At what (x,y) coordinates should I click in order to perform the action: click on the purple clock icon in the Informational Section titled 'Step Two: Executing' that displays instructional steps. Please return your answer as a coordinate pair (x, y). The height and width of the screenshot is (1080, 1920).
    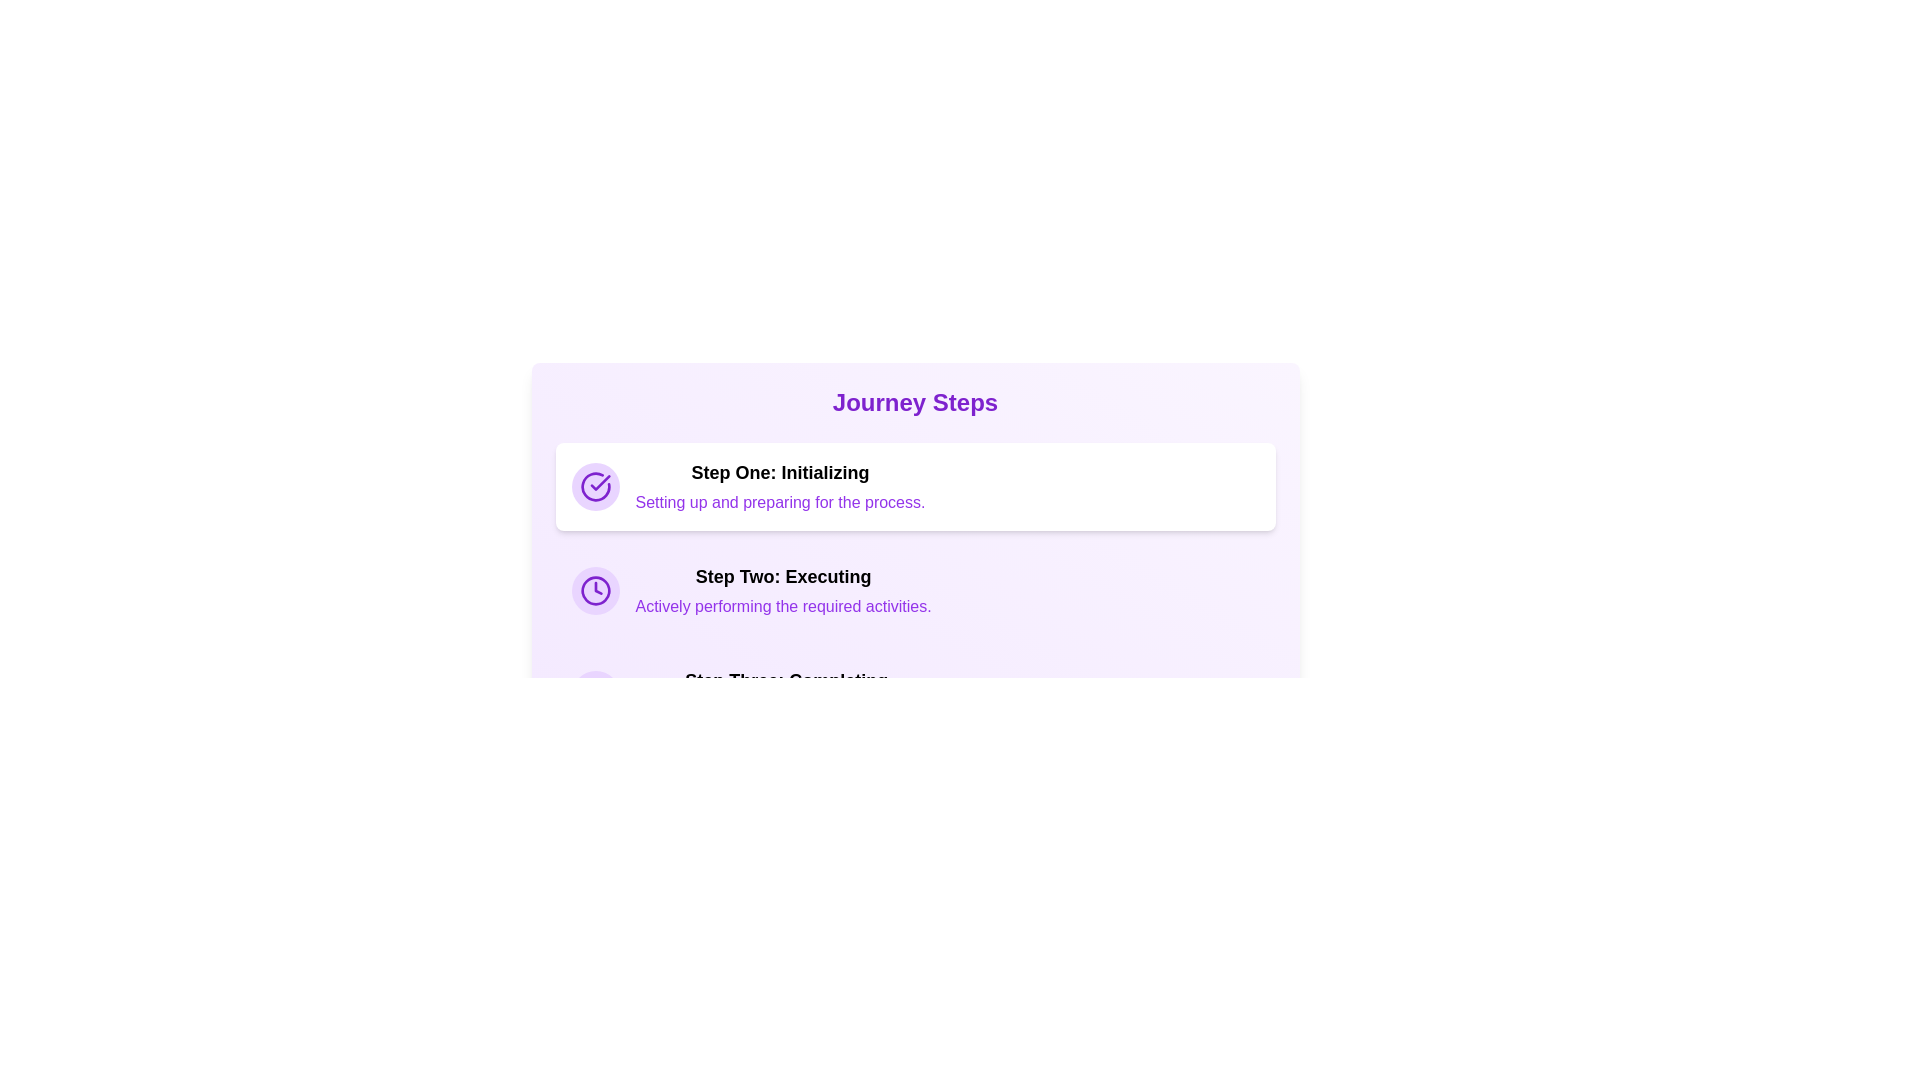
    Looking at the image, I should click on (914, 589).